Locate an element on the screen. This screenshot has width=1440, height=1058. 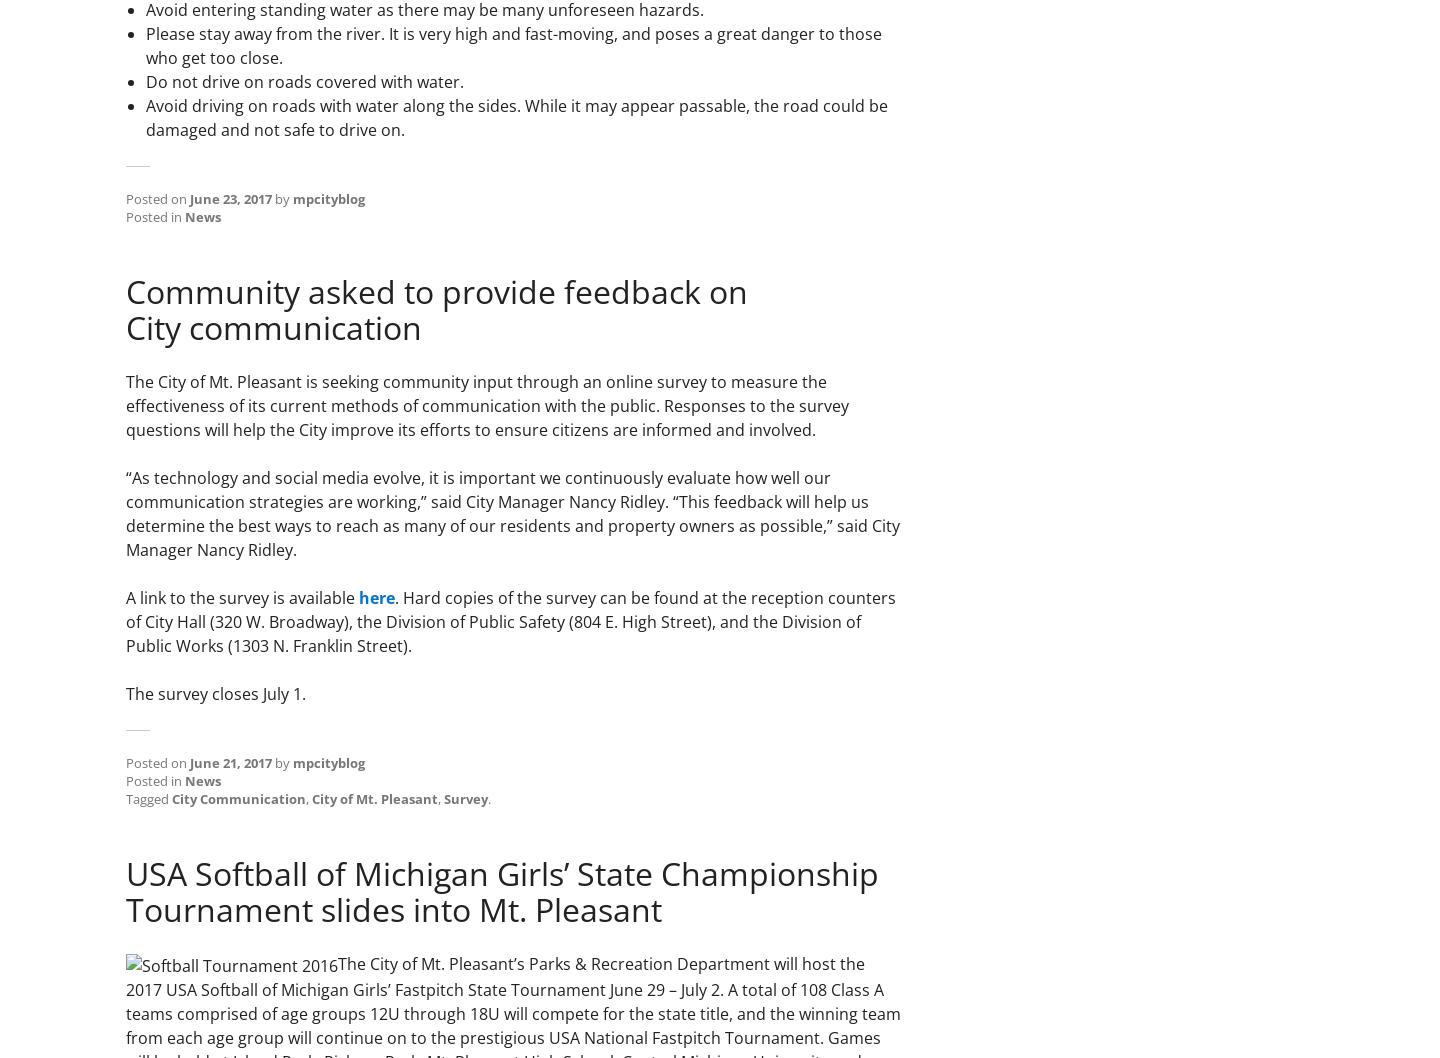
'June 21, 2017' is located at coordinates (230, 763).